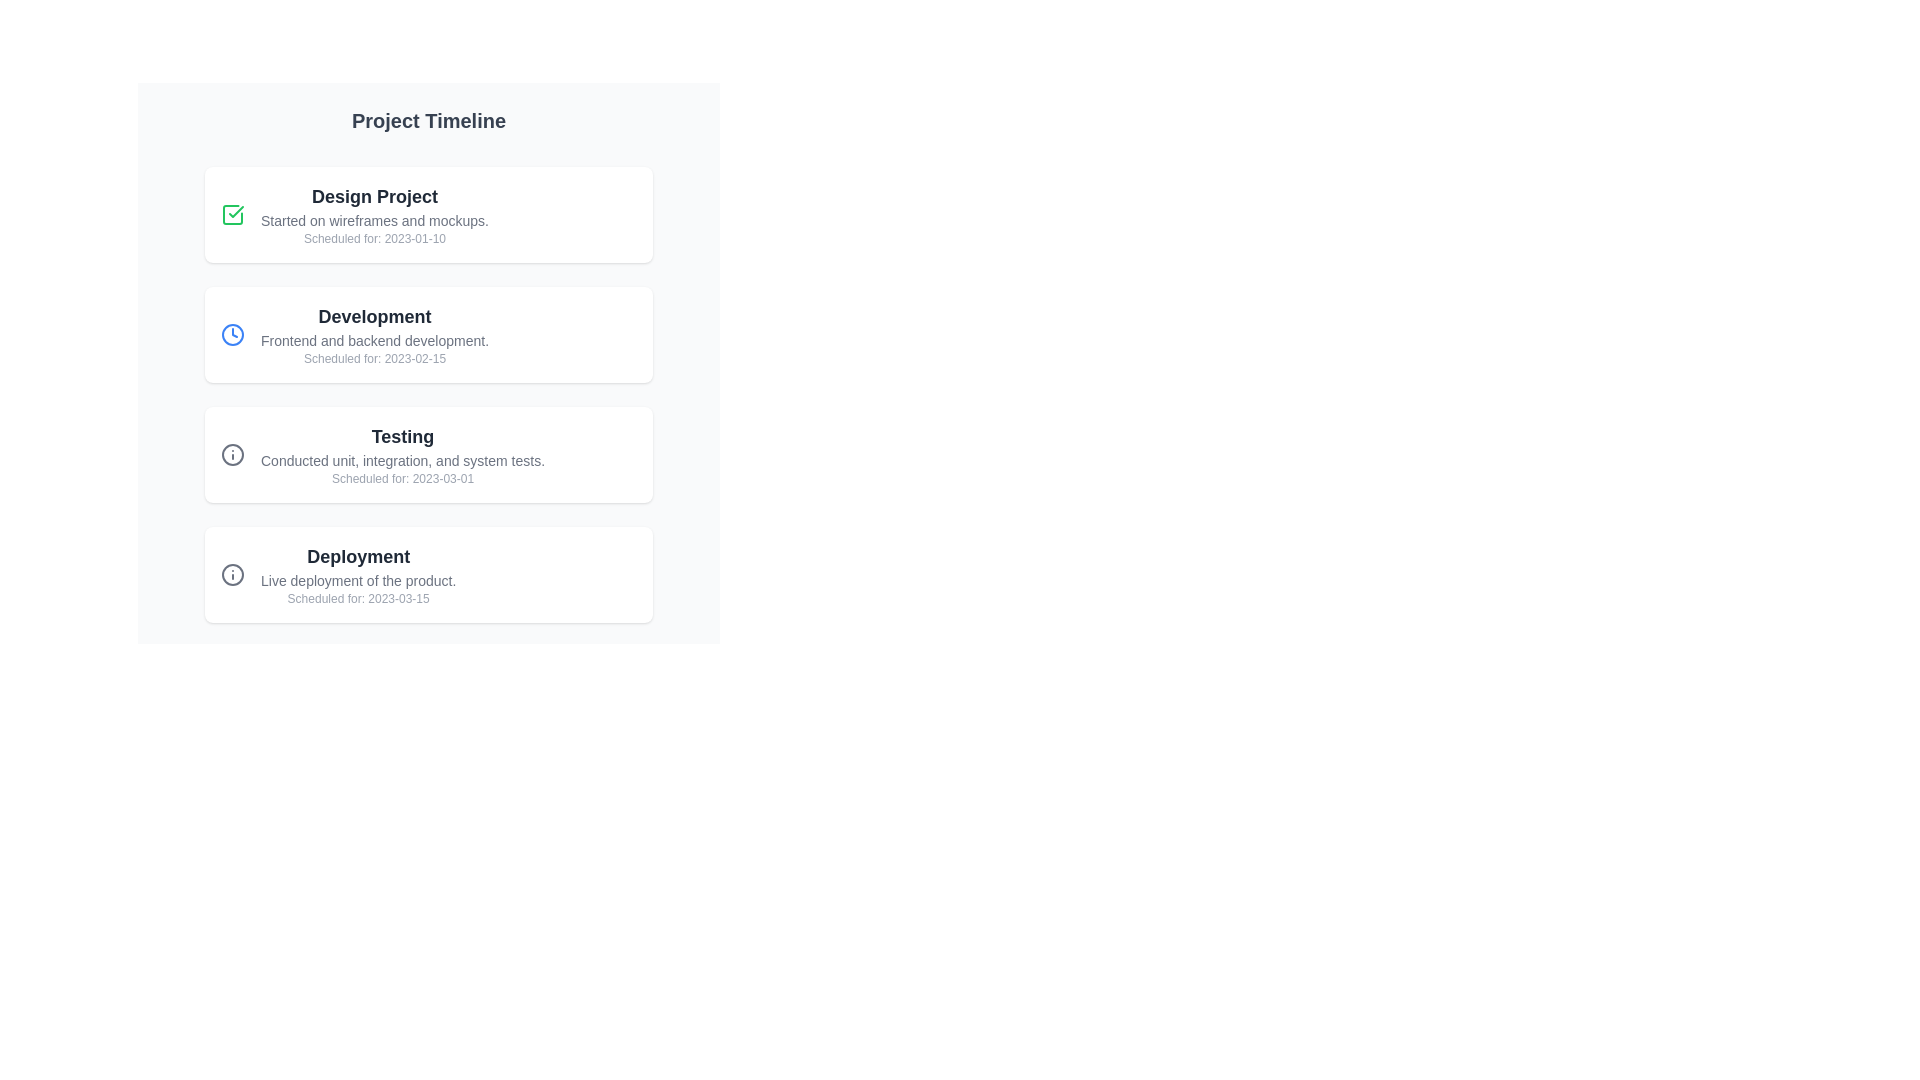 The height and width of the screenshot is (1080, 1920). Describe the element at coordinates (233, 455) in the screenshot. I see `the 'Testing' event icon located in the left portion of the 'Testing' section of the timeline, which is the third item in the vertical list` at that location.